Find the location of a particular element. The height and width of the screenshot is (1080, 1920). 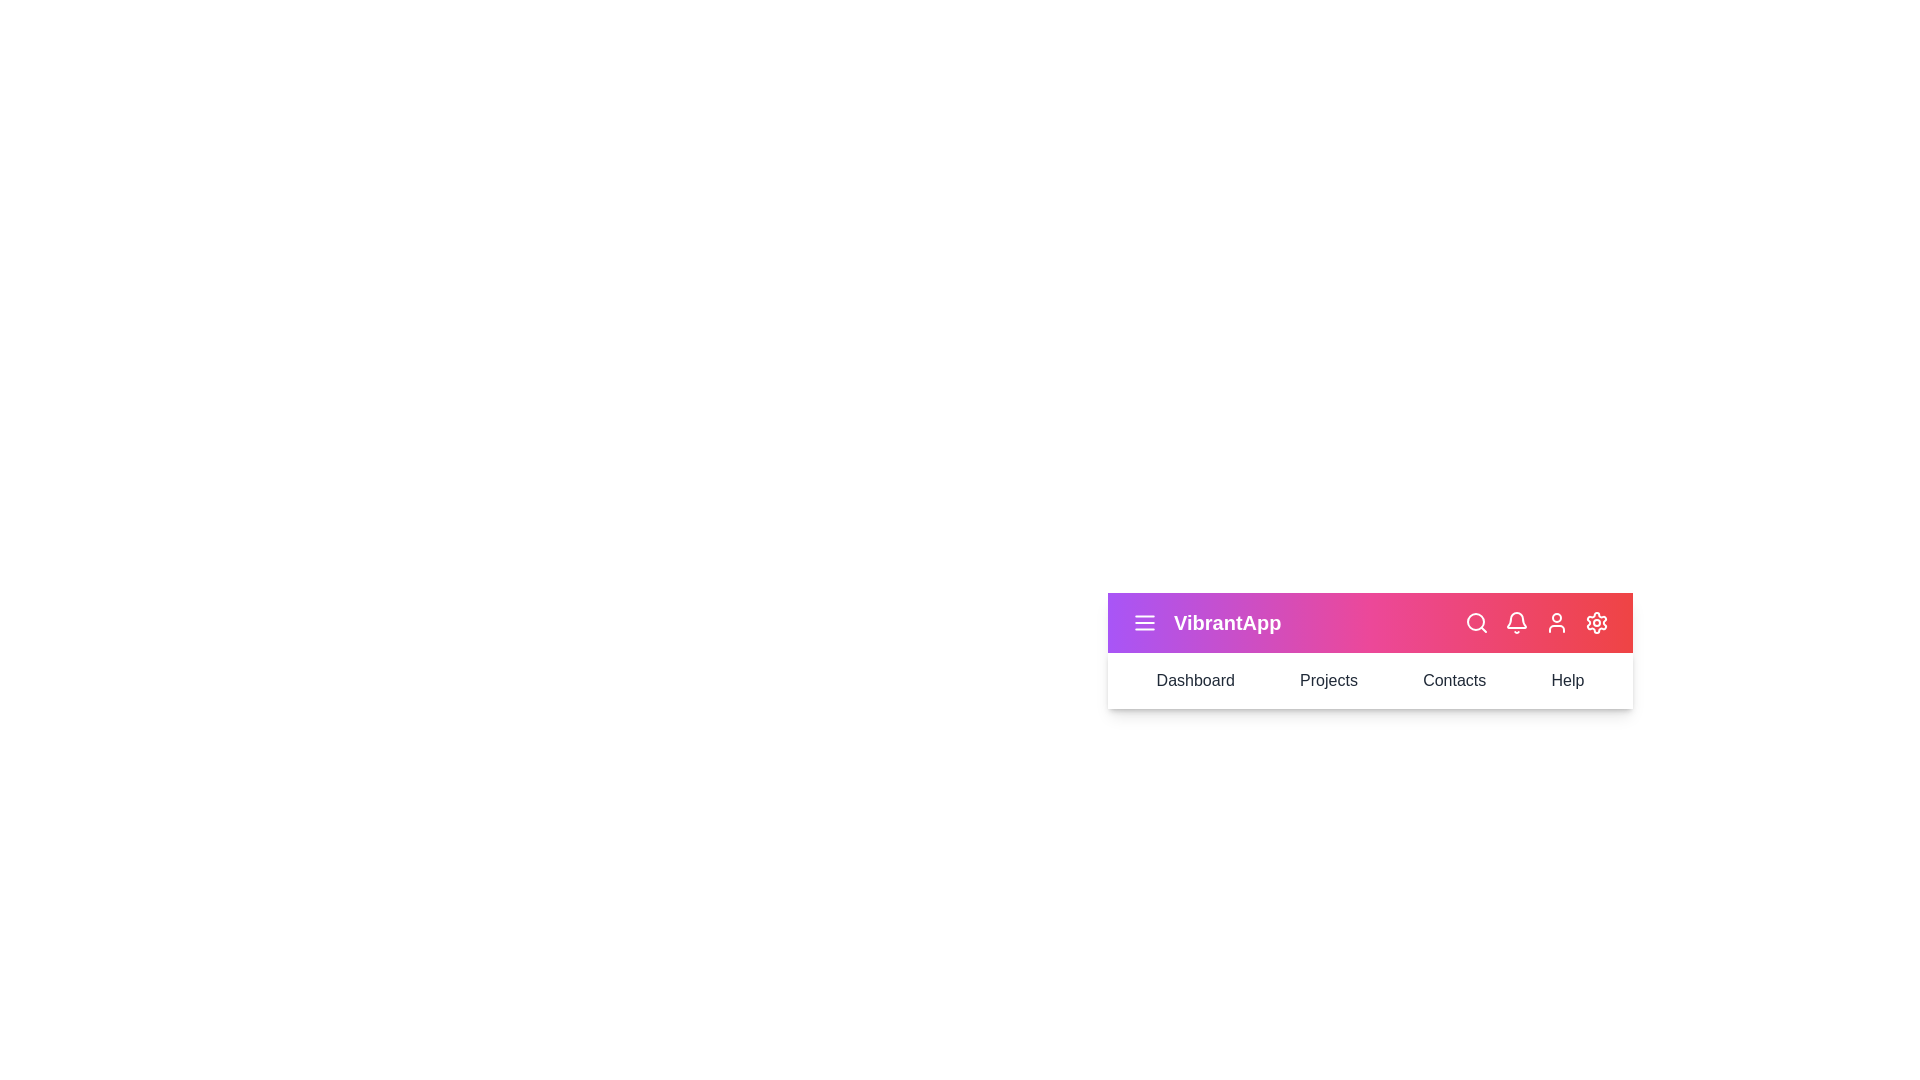

the search icon in the header is located at coordinates (1477, 622).